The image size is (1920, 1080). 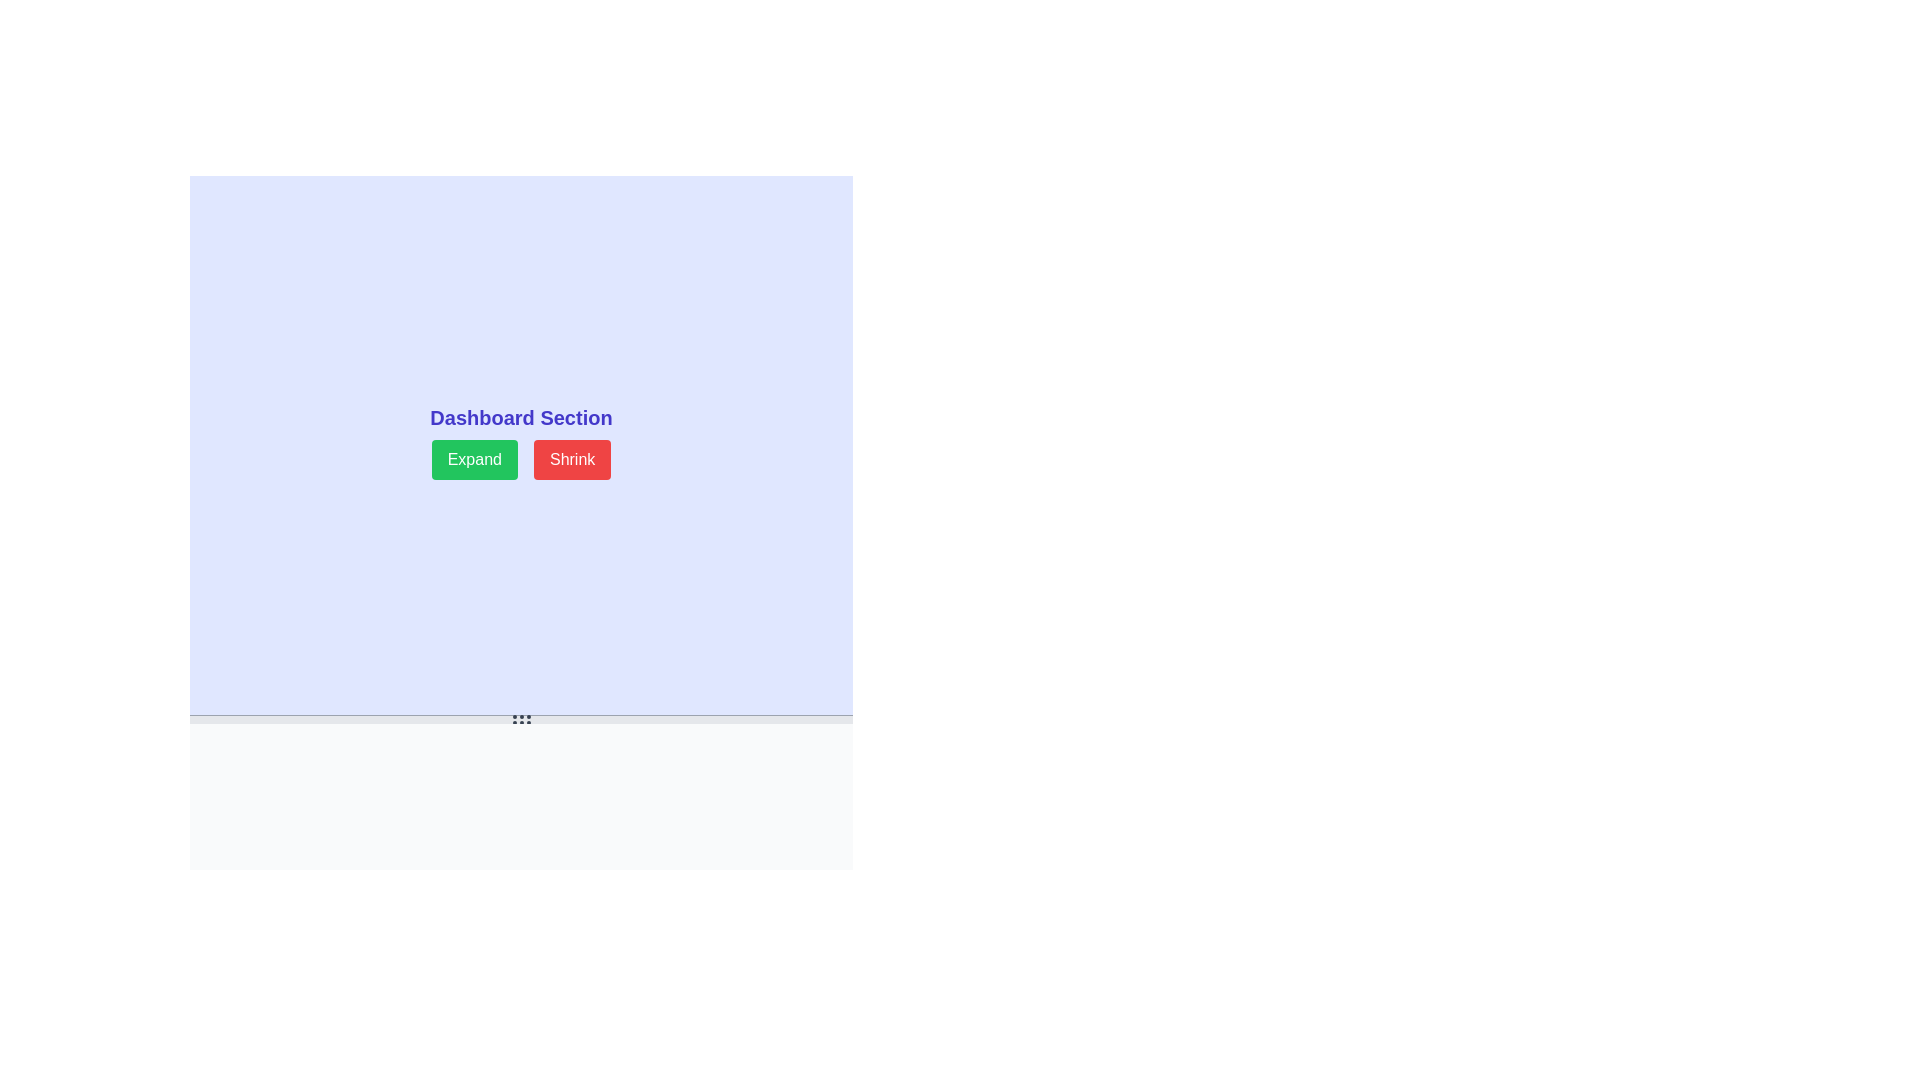 What do you see at coordinates (473, 459) in the screenshot?
I see `the expansion button located under the 'Dashboard Section' heading` at bounding box center [473, 459].